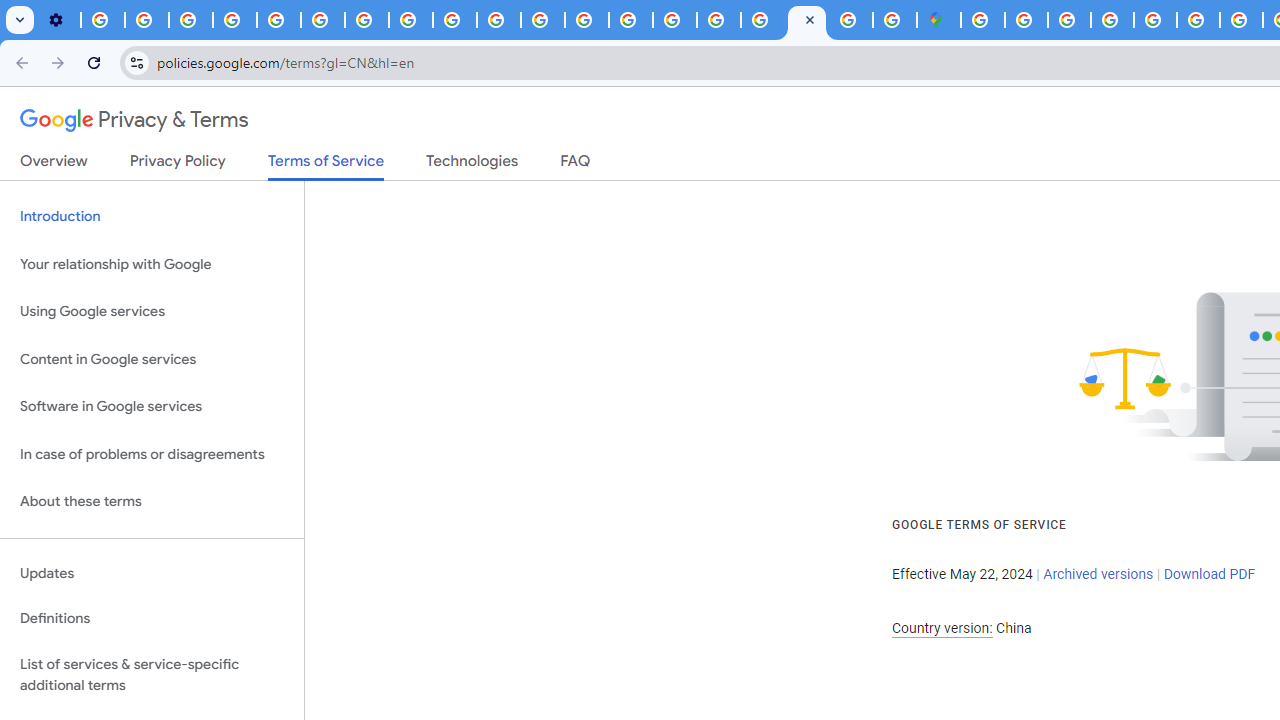 This screenshot has width=1280, height=720. Describe the element at coordinates (102, 20) in the screenshot. I see `'Delete photos & videos - Computer - Google Photos Help'` at that location.